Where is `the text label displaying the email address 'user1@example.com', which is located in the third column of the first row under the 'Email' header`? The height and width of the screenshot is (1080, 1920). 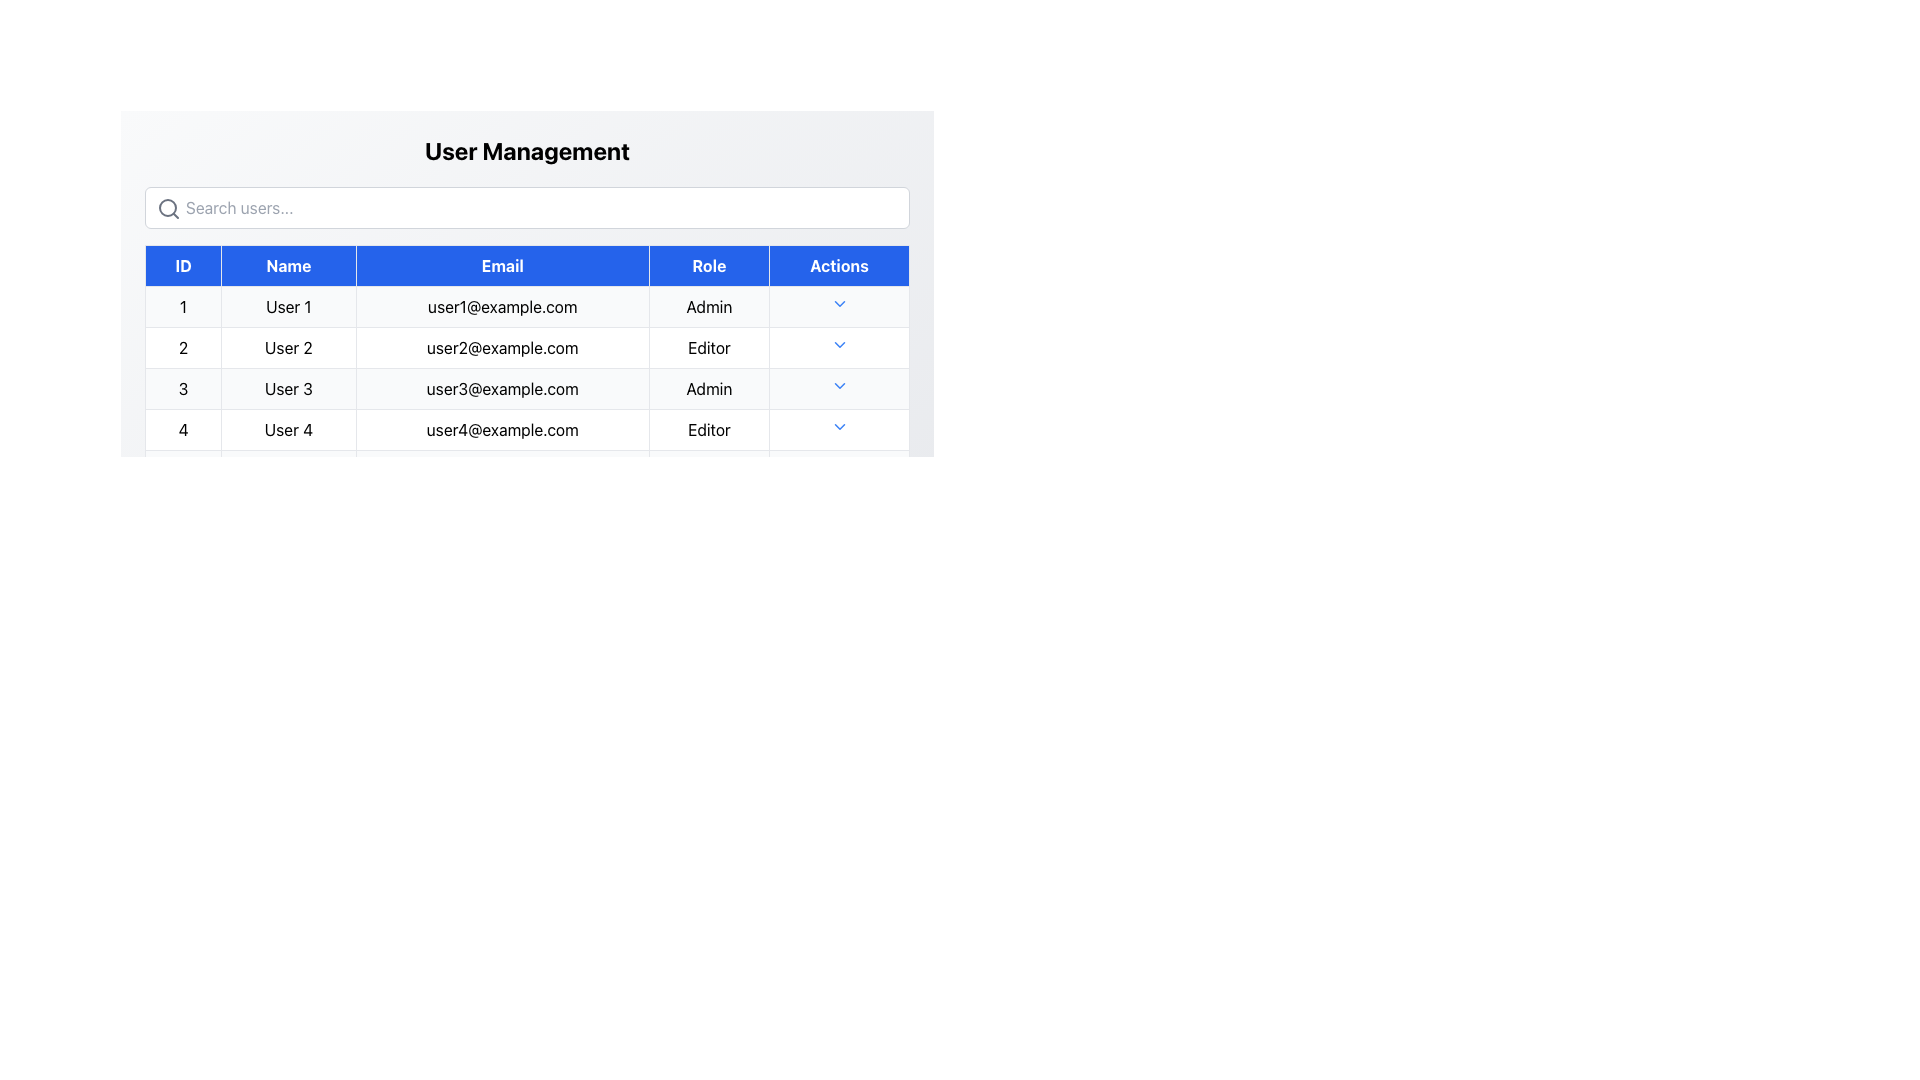 the text label displaying the email address 'user1@example.com', which is located in the third column of the first row under the 'Email' header is located at coordinates (502, 307).